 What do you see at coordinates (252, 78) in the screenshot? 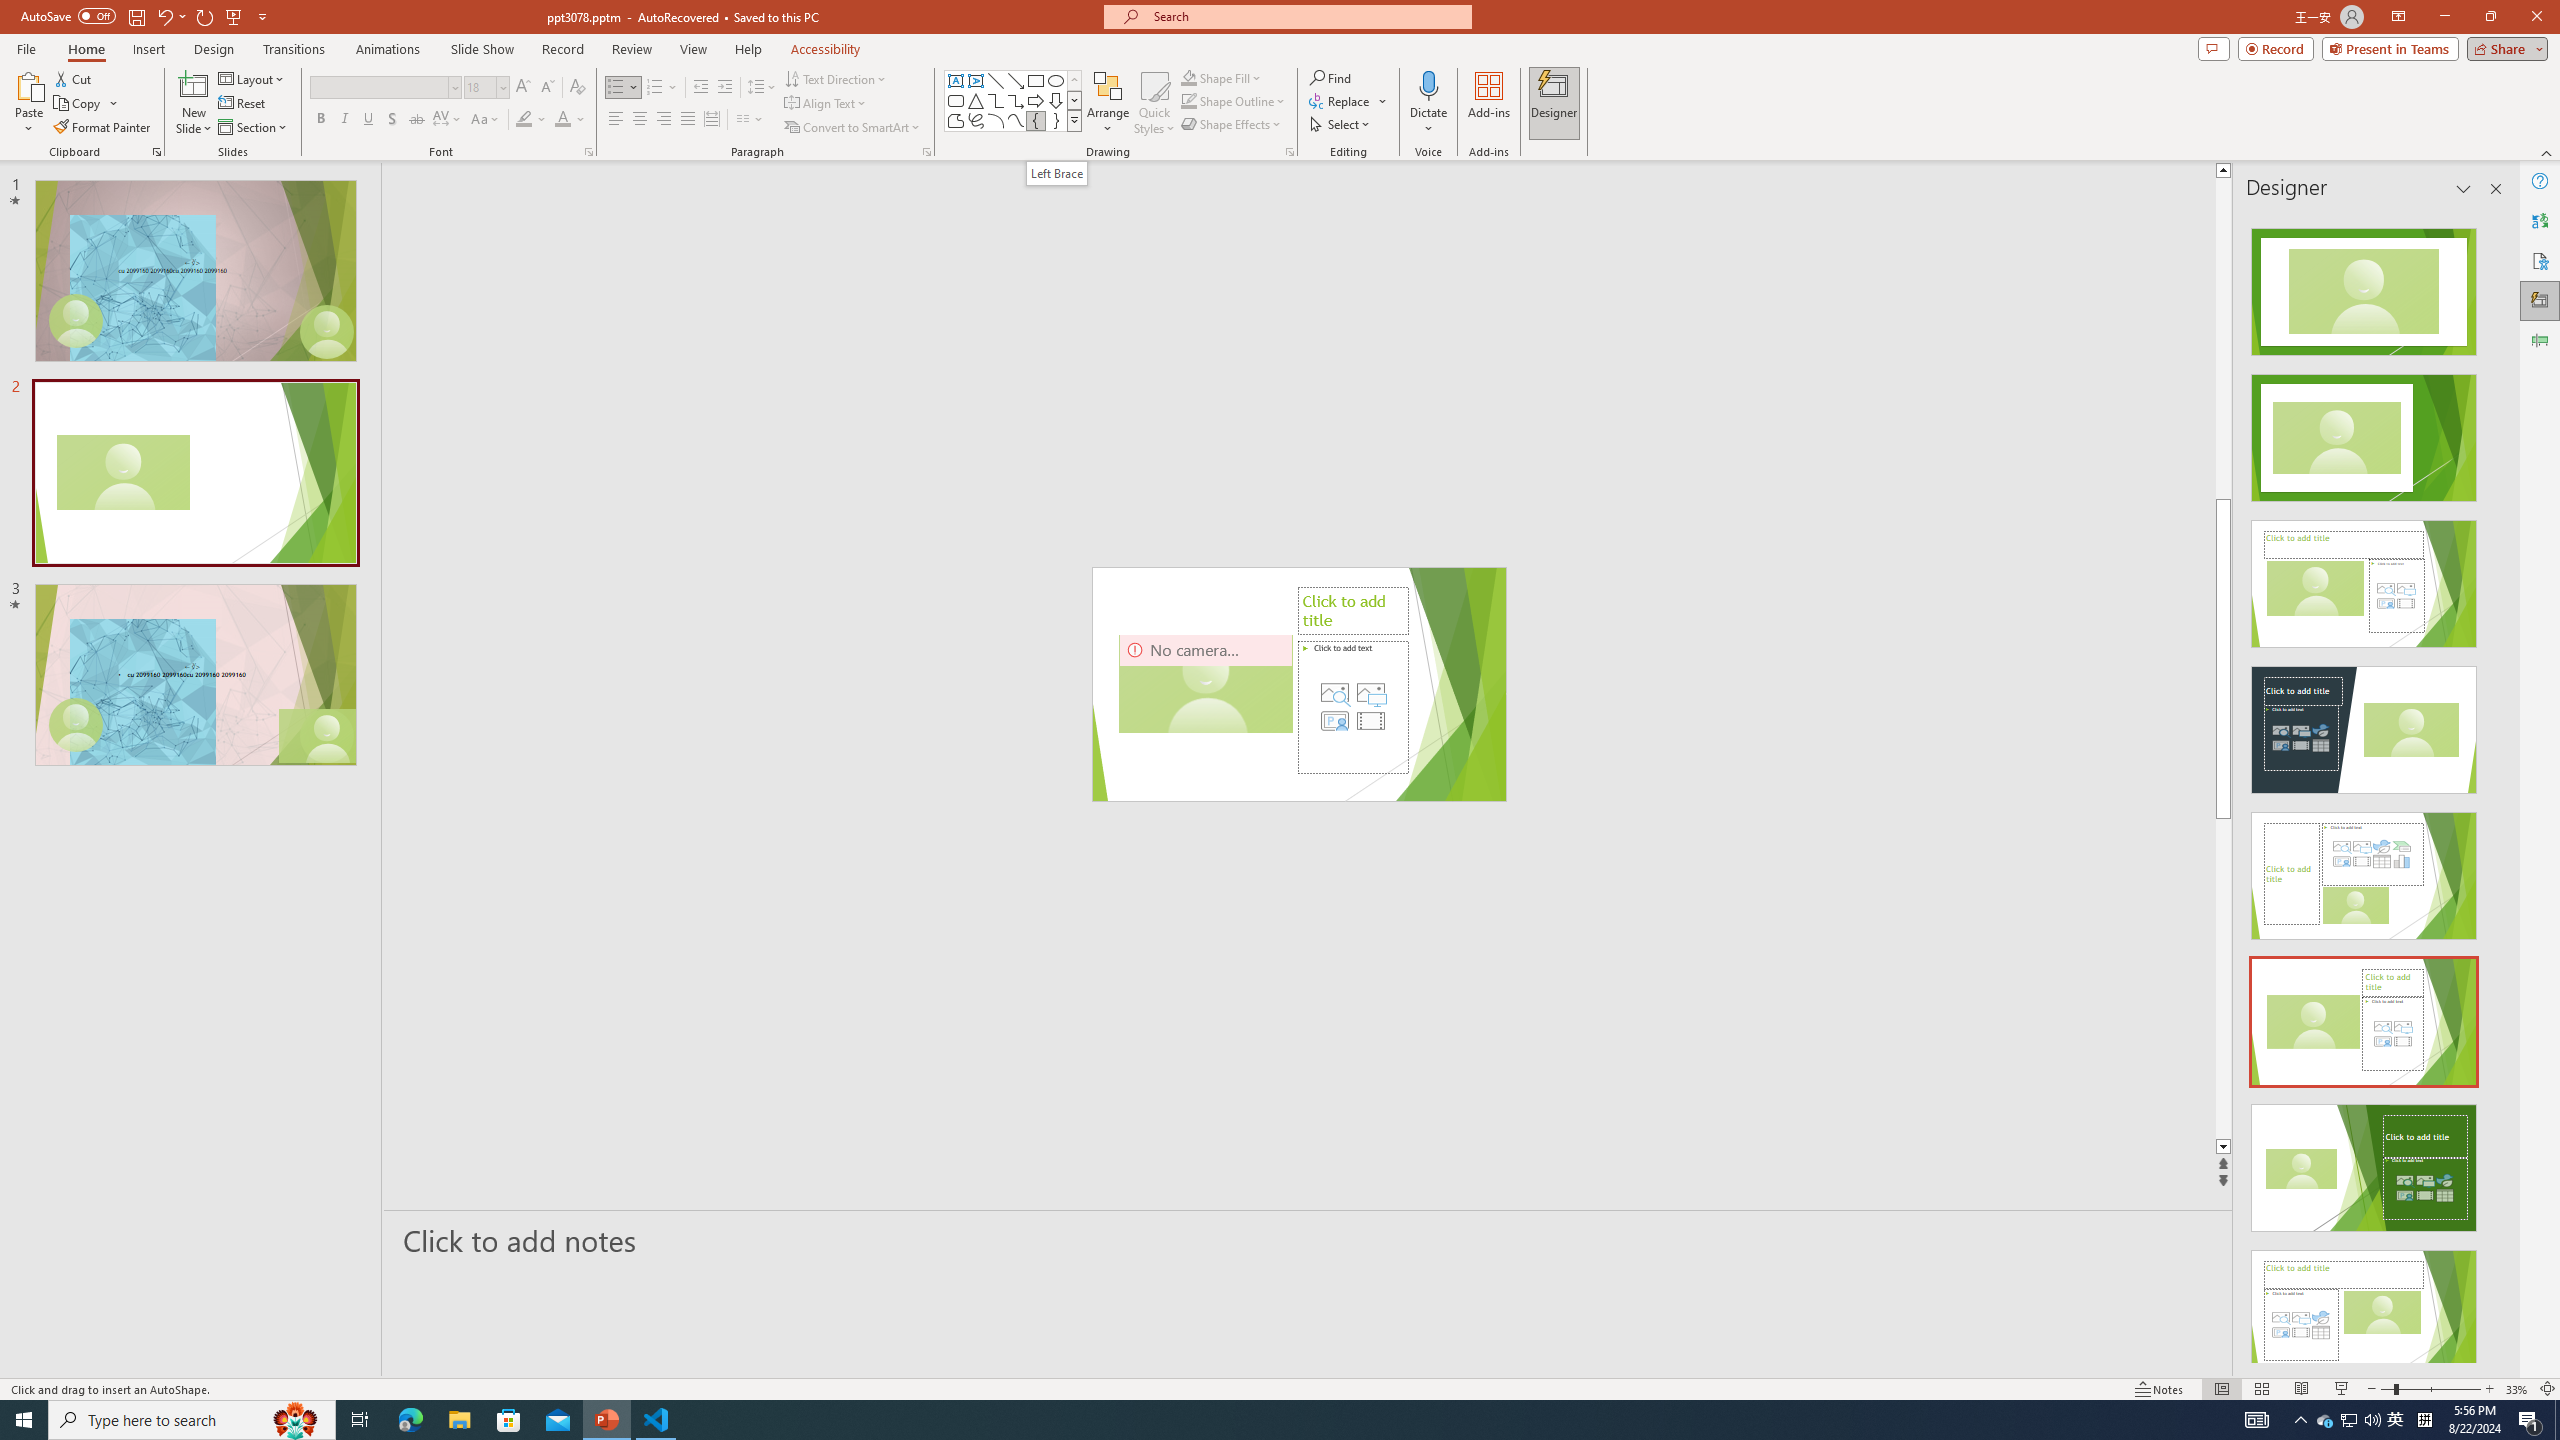
I see `'Layout'` at bounding box center [252, 78].